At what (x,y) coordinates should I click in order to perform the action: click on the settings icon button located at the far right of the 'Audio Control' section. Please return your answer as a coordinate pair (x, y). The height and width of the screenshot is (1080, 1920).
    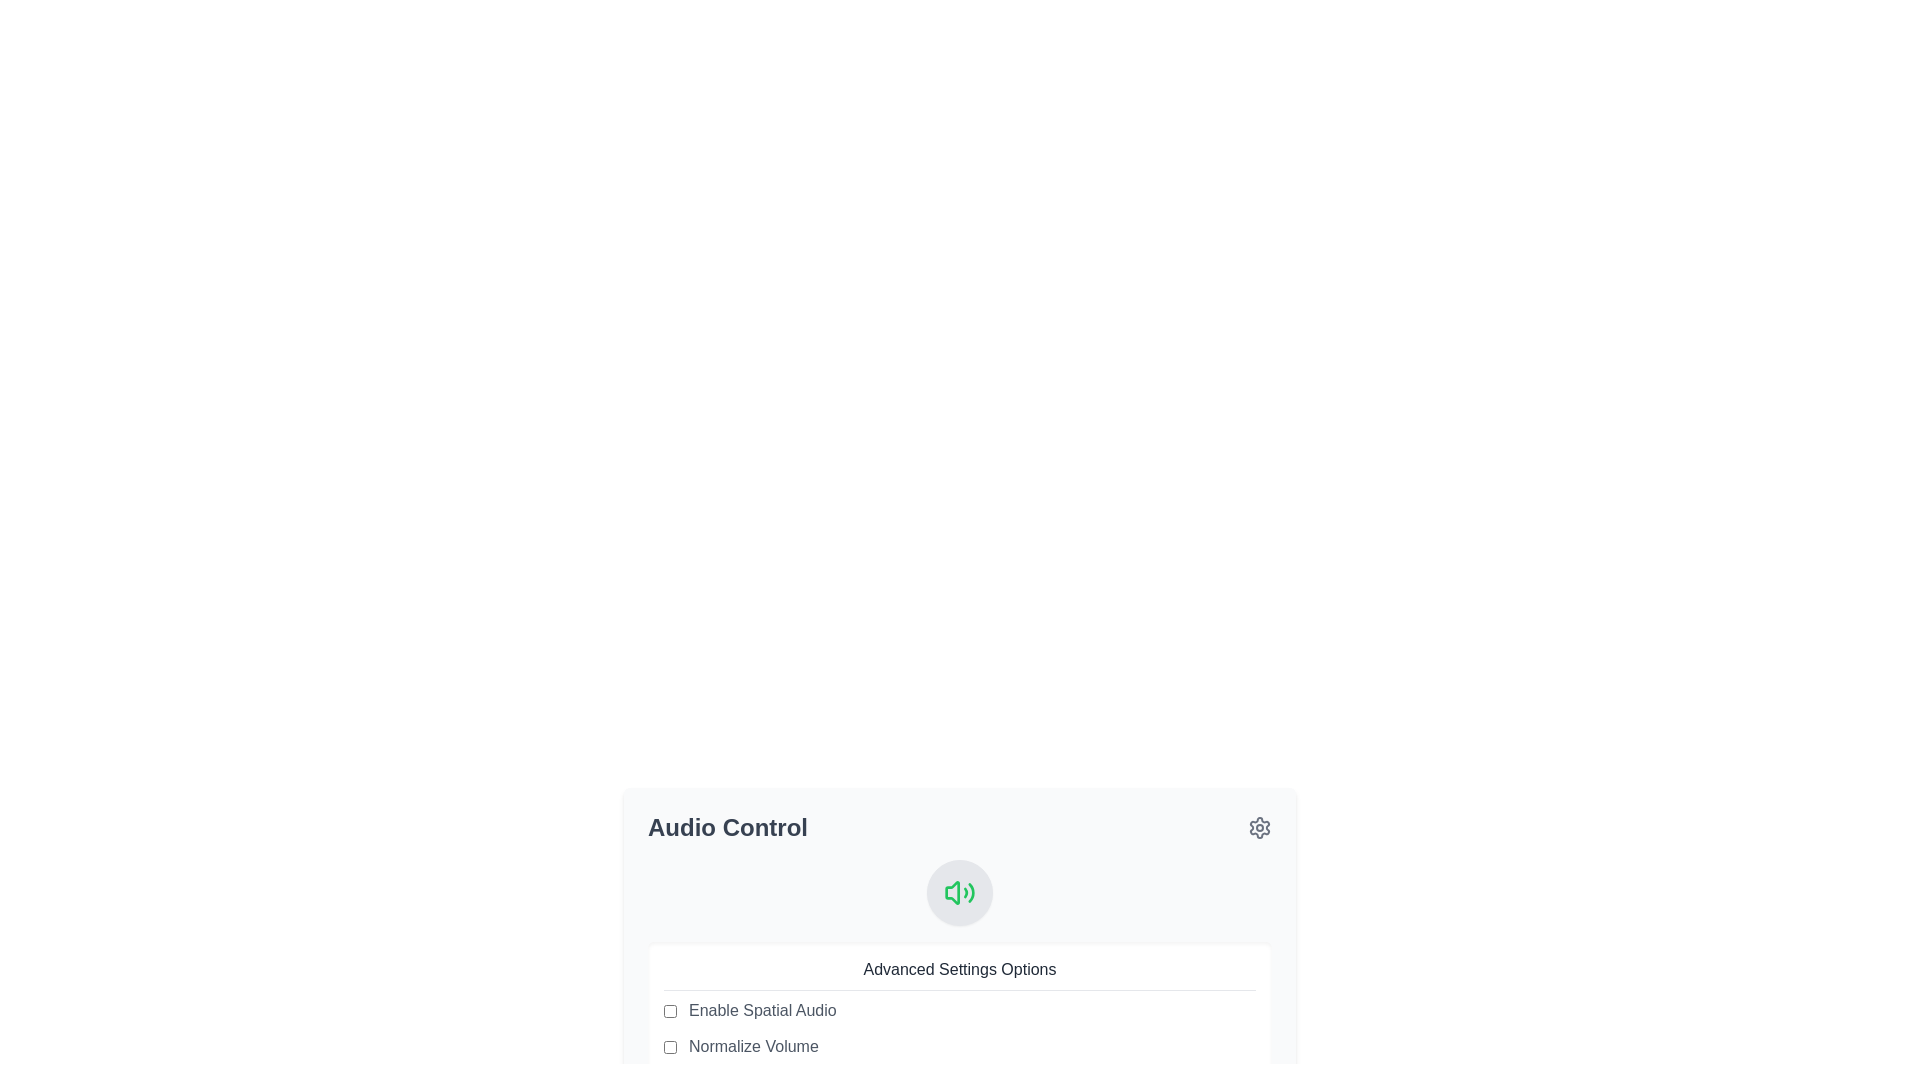
    Looking at the image, I should click on (1258, 828).